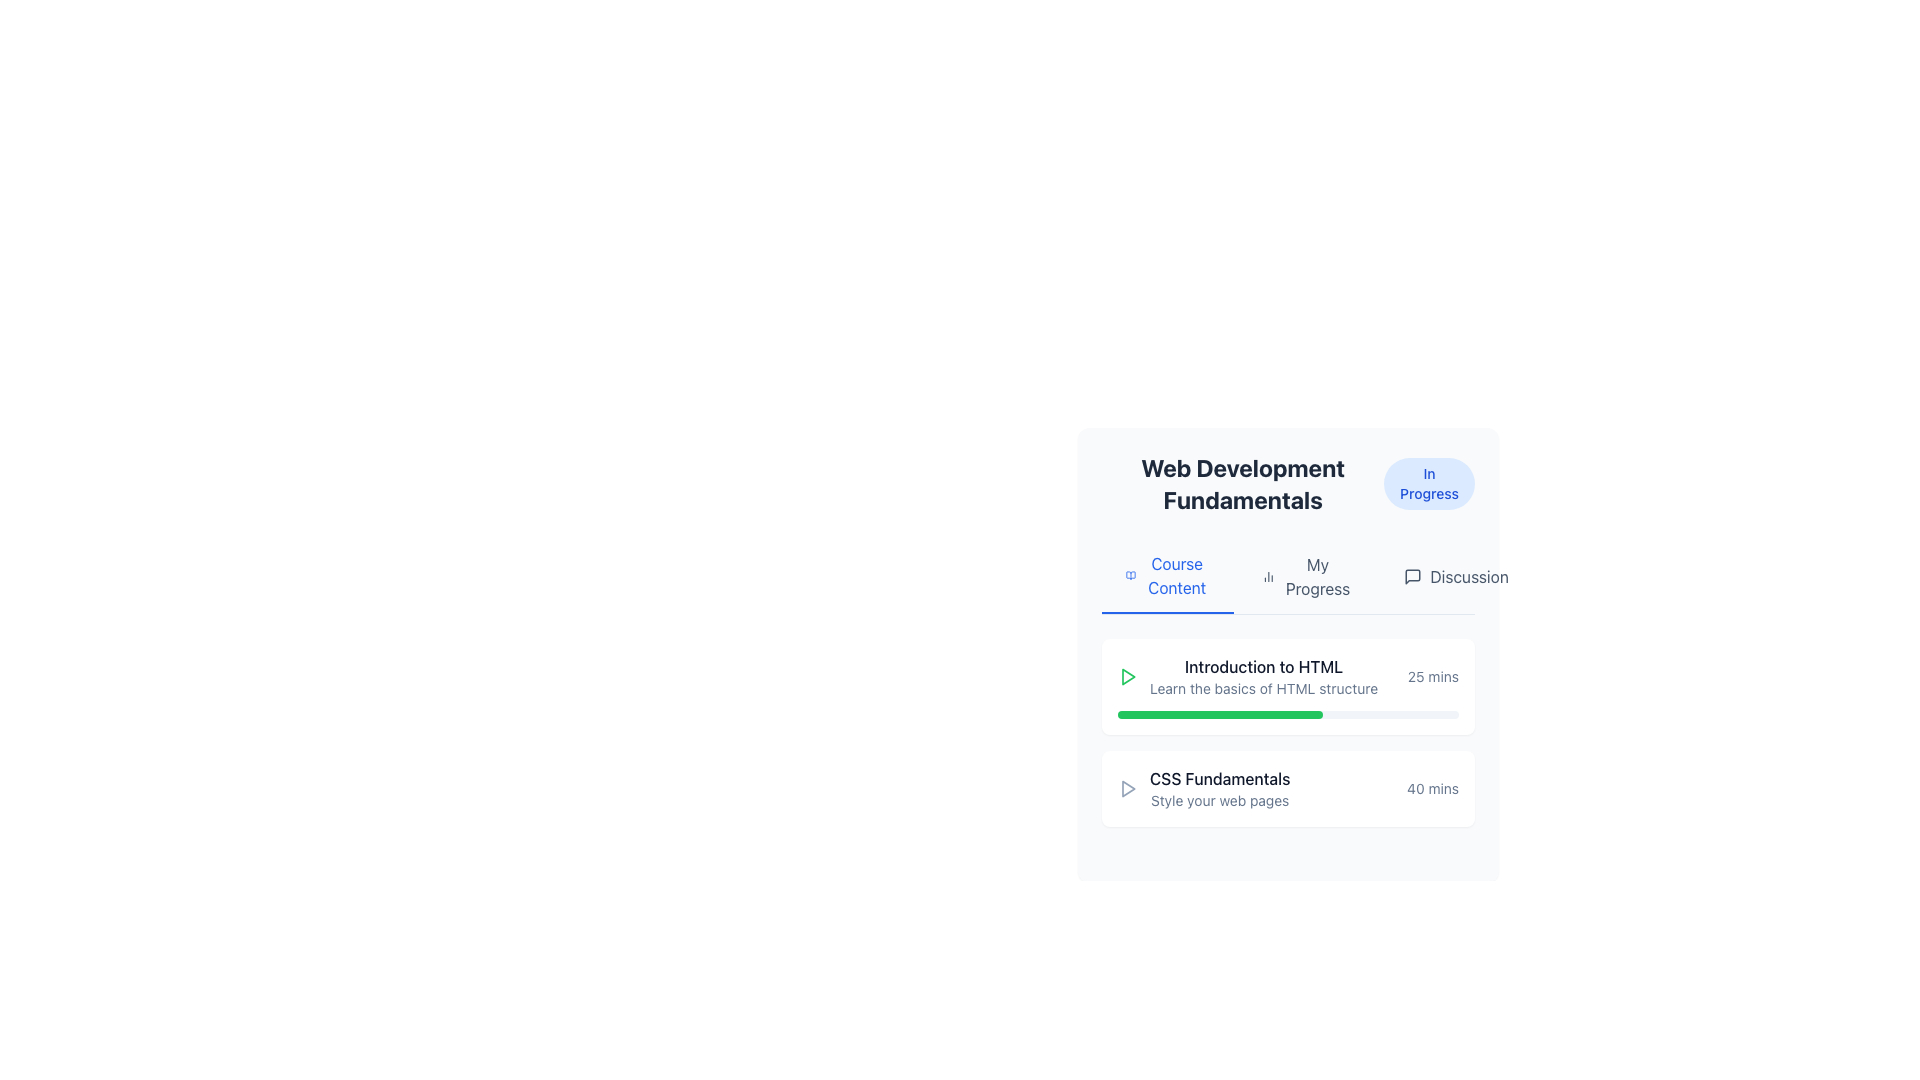  Describe the element at coordinates (1260, 713) in the screenshot. I see `progress bar completion` at that location.